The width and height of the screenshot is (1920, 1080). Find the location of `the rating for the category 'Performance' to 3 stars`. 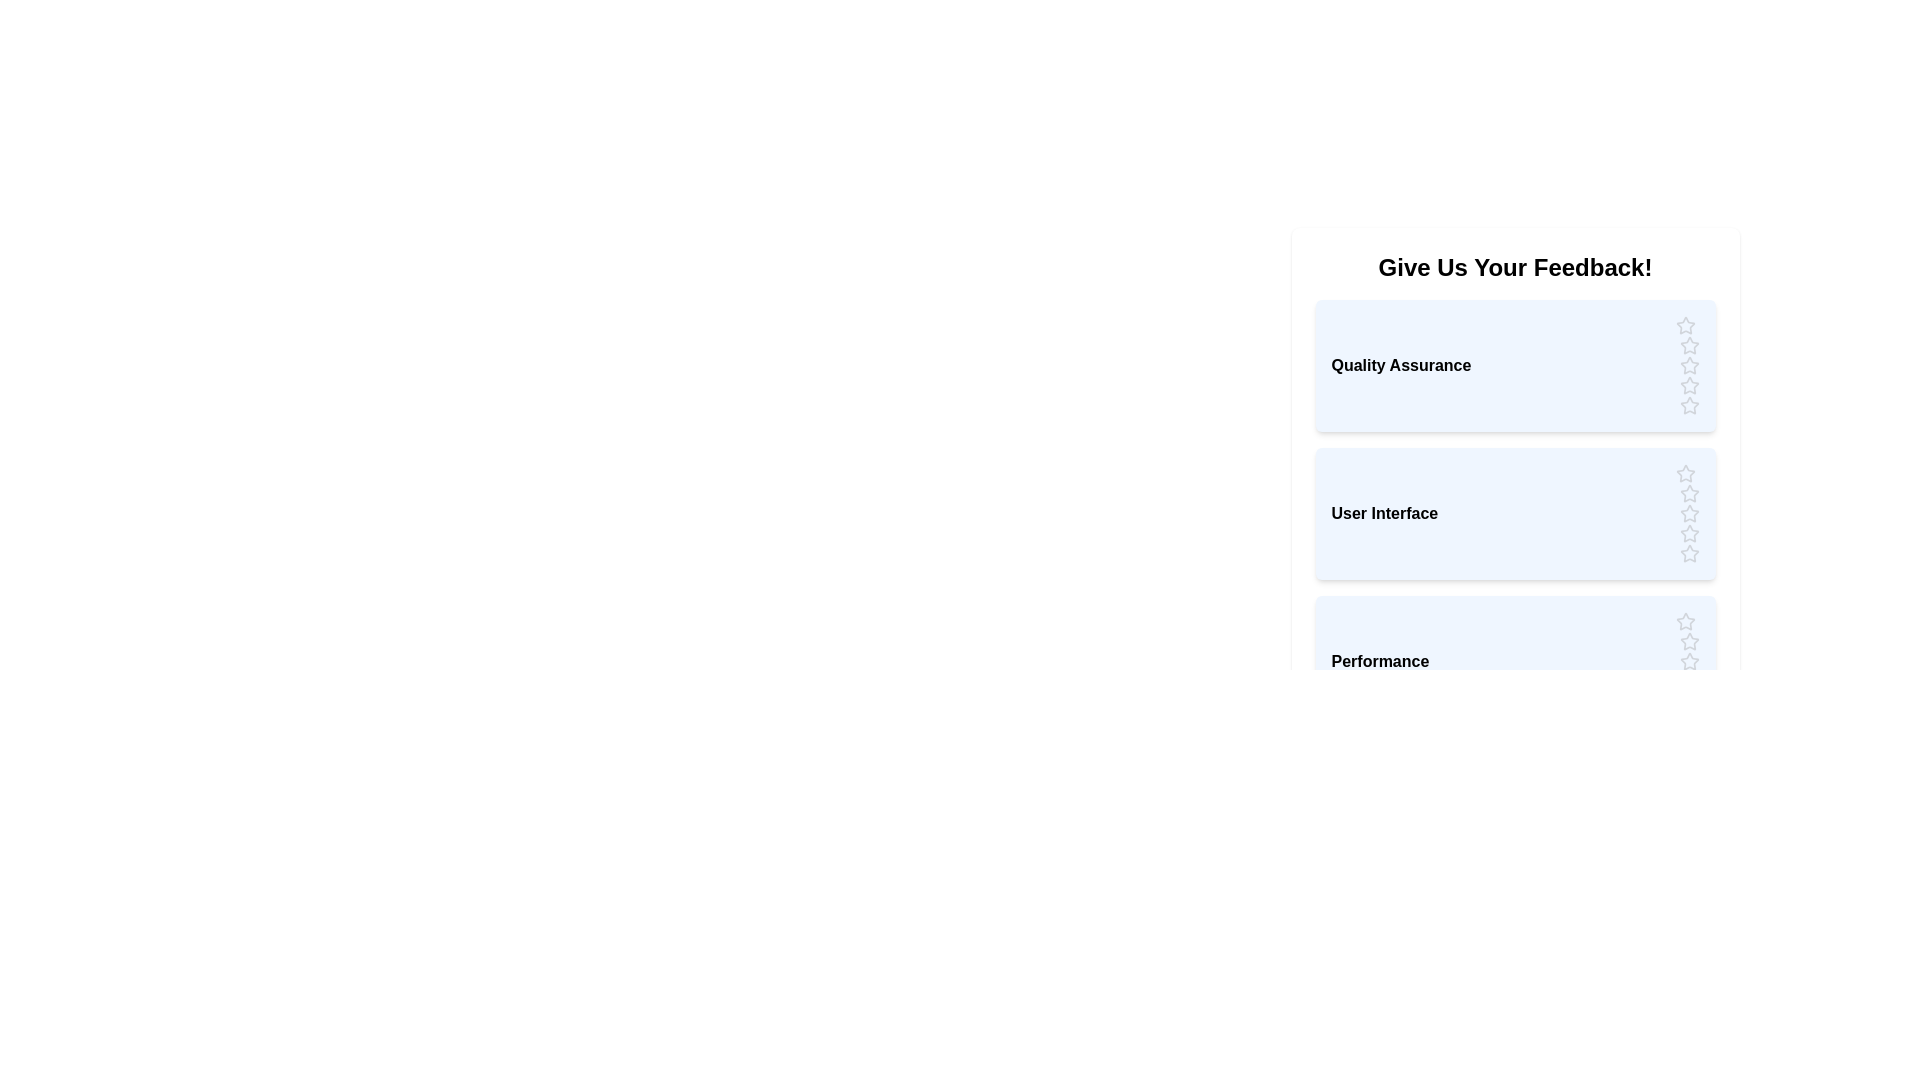

the rating for the category 'Performance' to 3 stars is located at coordinates (1688, 662).